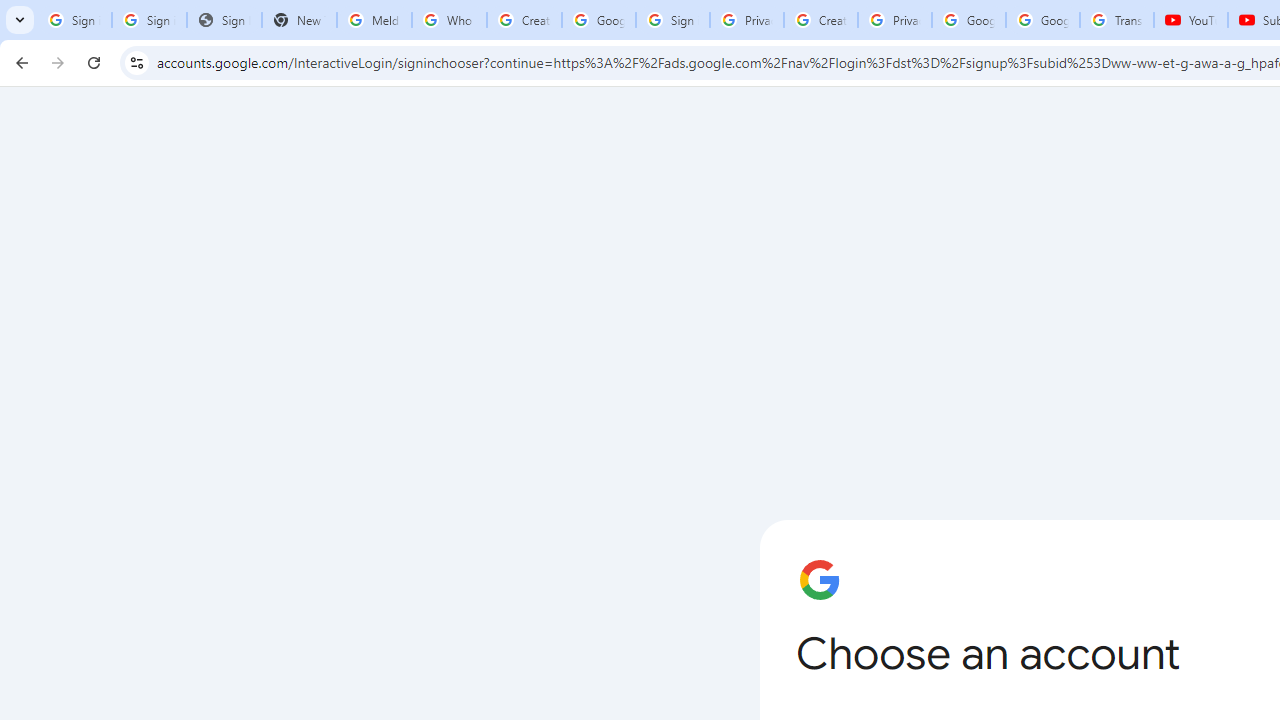 This screenshot has width=1280, height=720. I want to click on 'View site information', so click(135, 61).